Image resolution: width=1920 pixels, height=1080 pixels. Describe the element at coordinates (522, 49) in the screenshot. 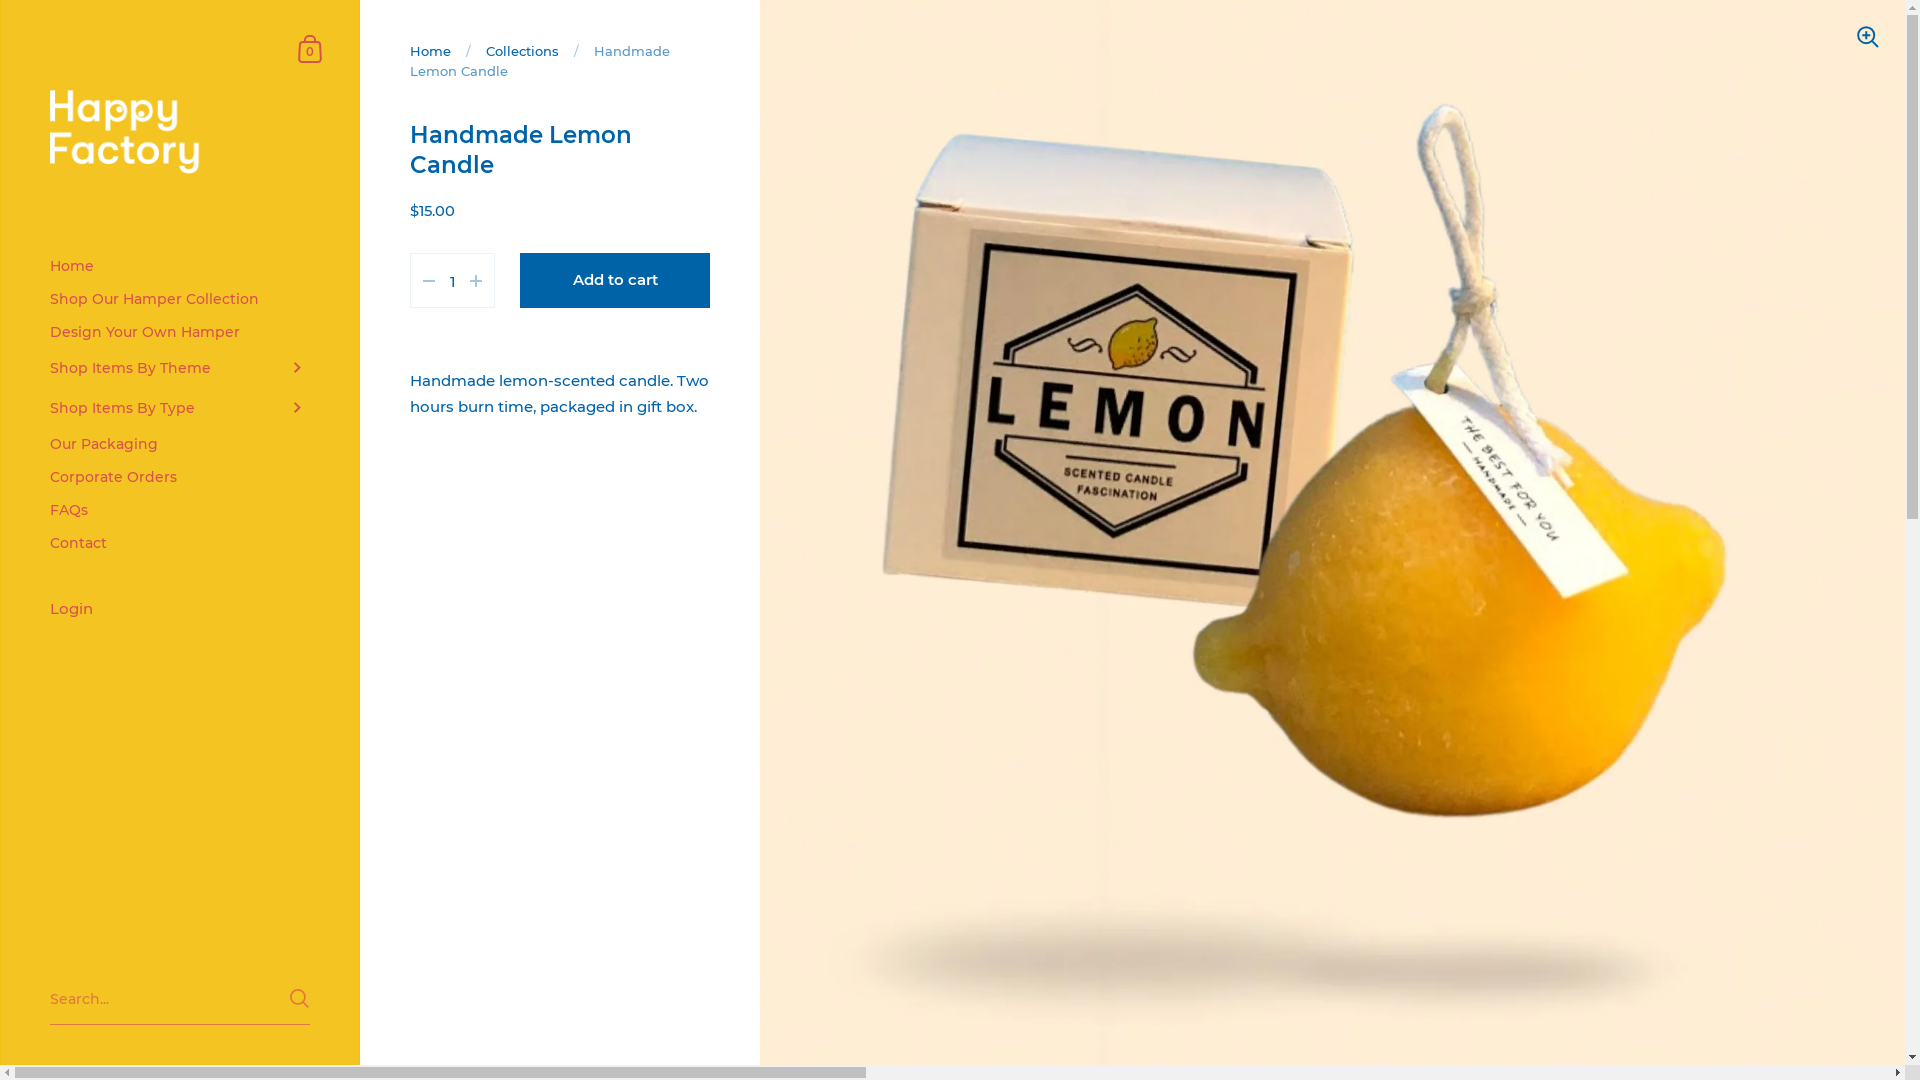

I see `'Collections'` at that location.